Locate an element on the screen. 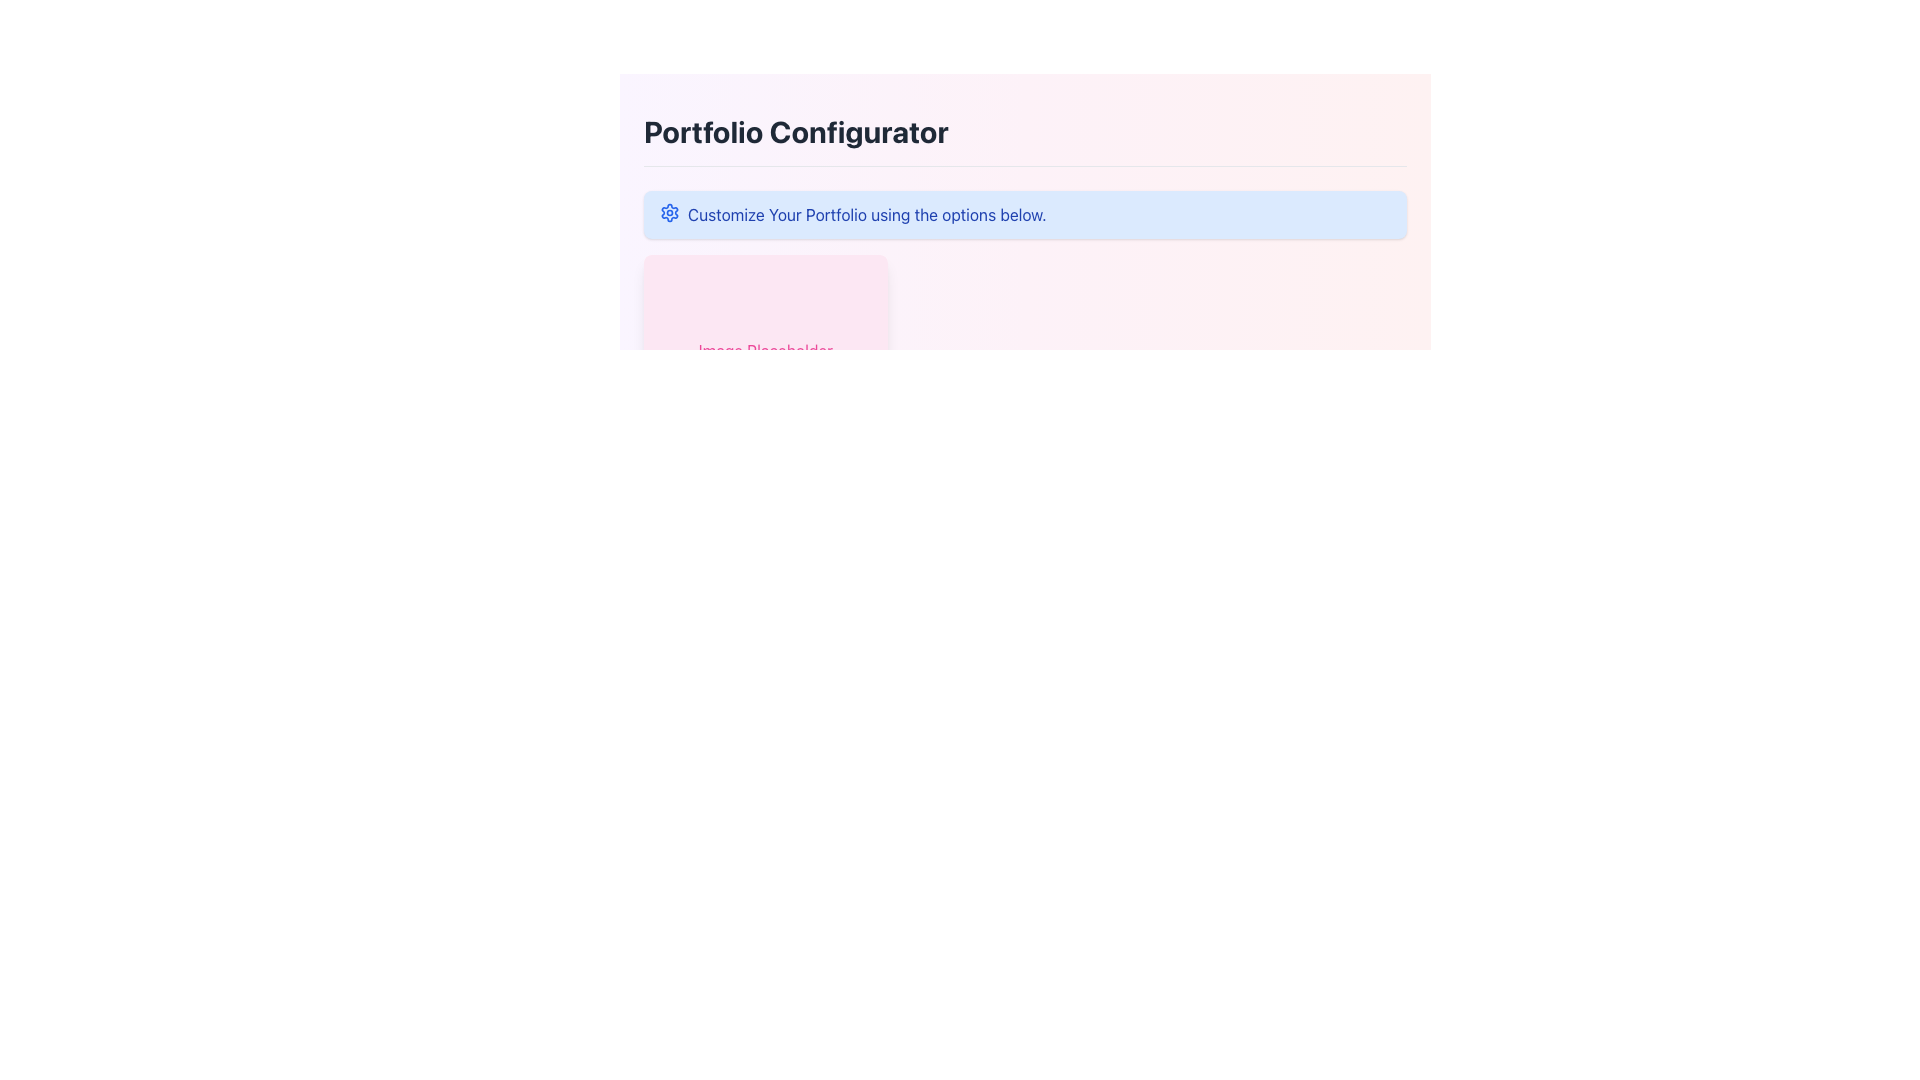  the settings icon located to the left of the text 'Customize Your Portfolio using the options below' within a light blue background UI block is located at coordinates (670, 212).